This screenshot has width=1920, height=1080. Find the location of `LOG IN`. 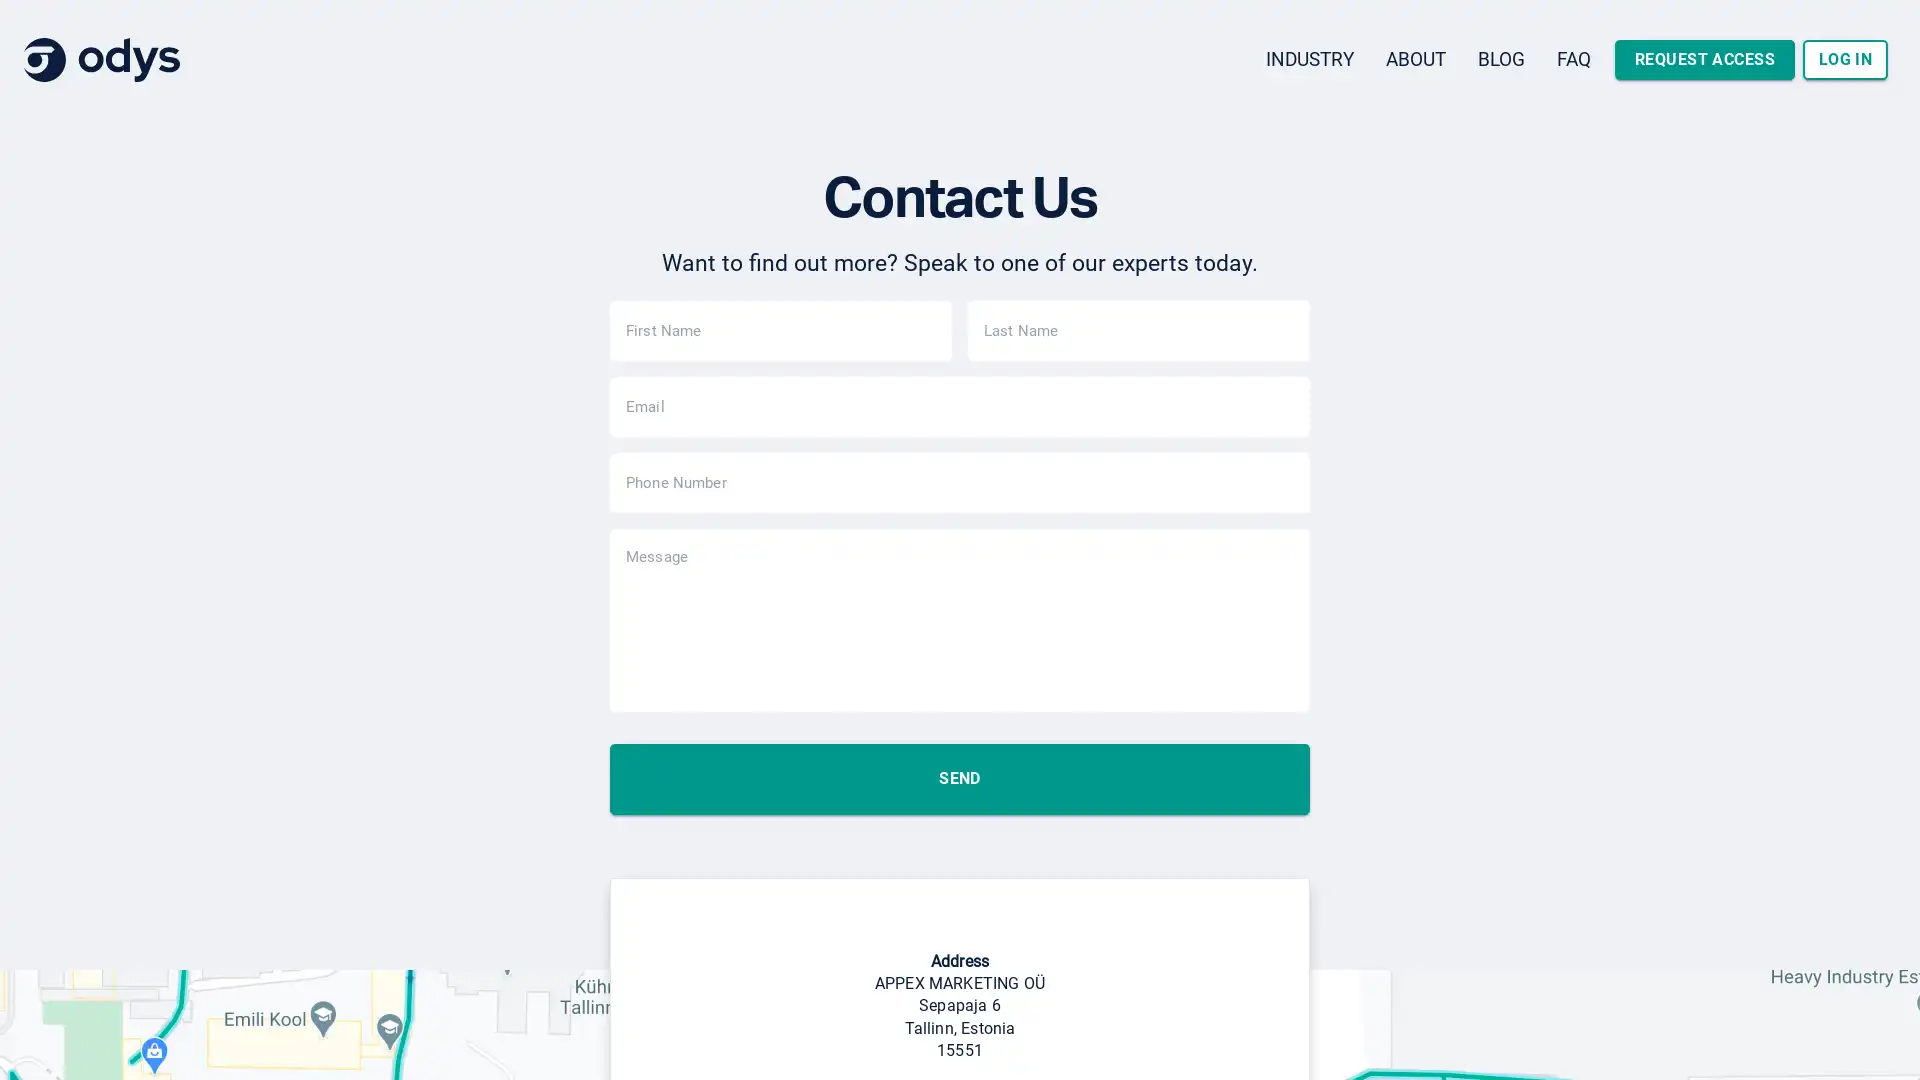

LOG IN is located at coordinates (1844, 59).